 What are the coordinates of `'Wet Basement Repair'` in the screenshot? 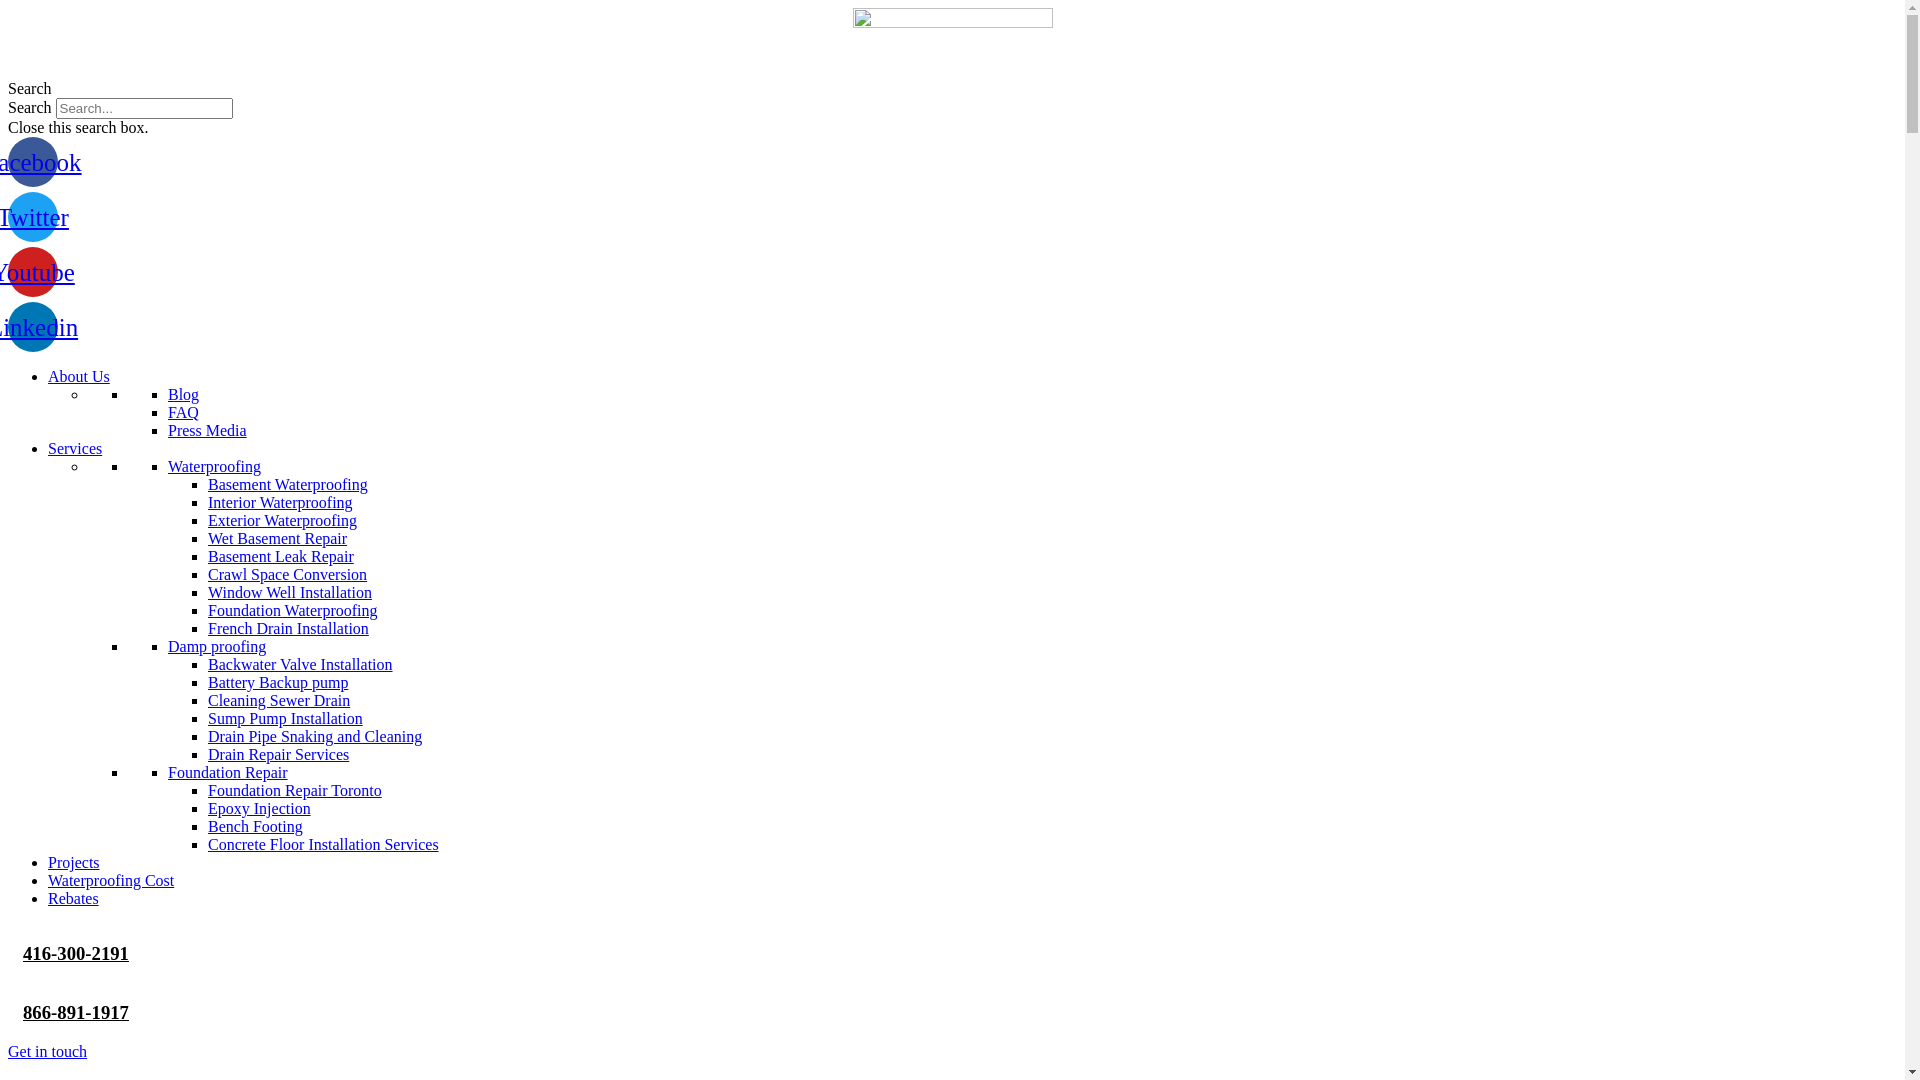 It's located at (276, 537).